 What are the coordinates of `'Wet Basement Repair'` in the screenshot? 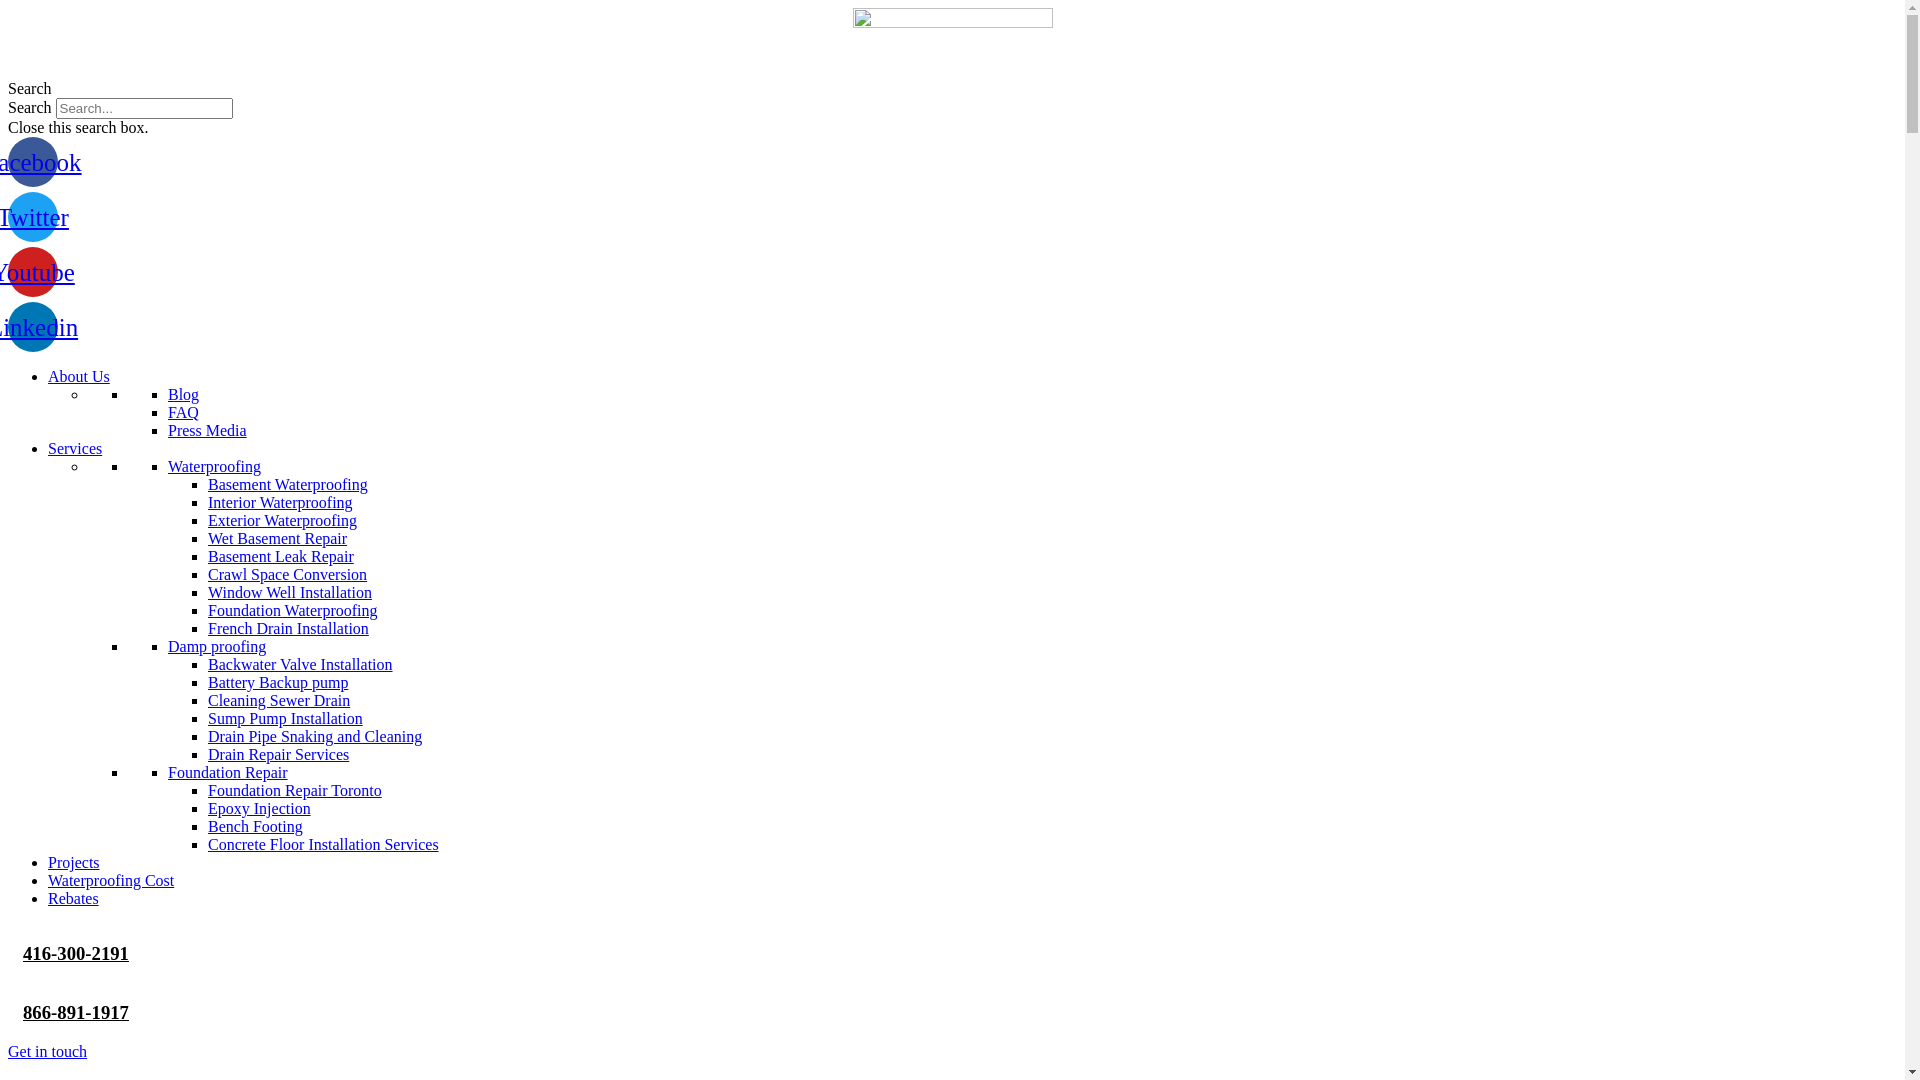 It's located at (276, 537).